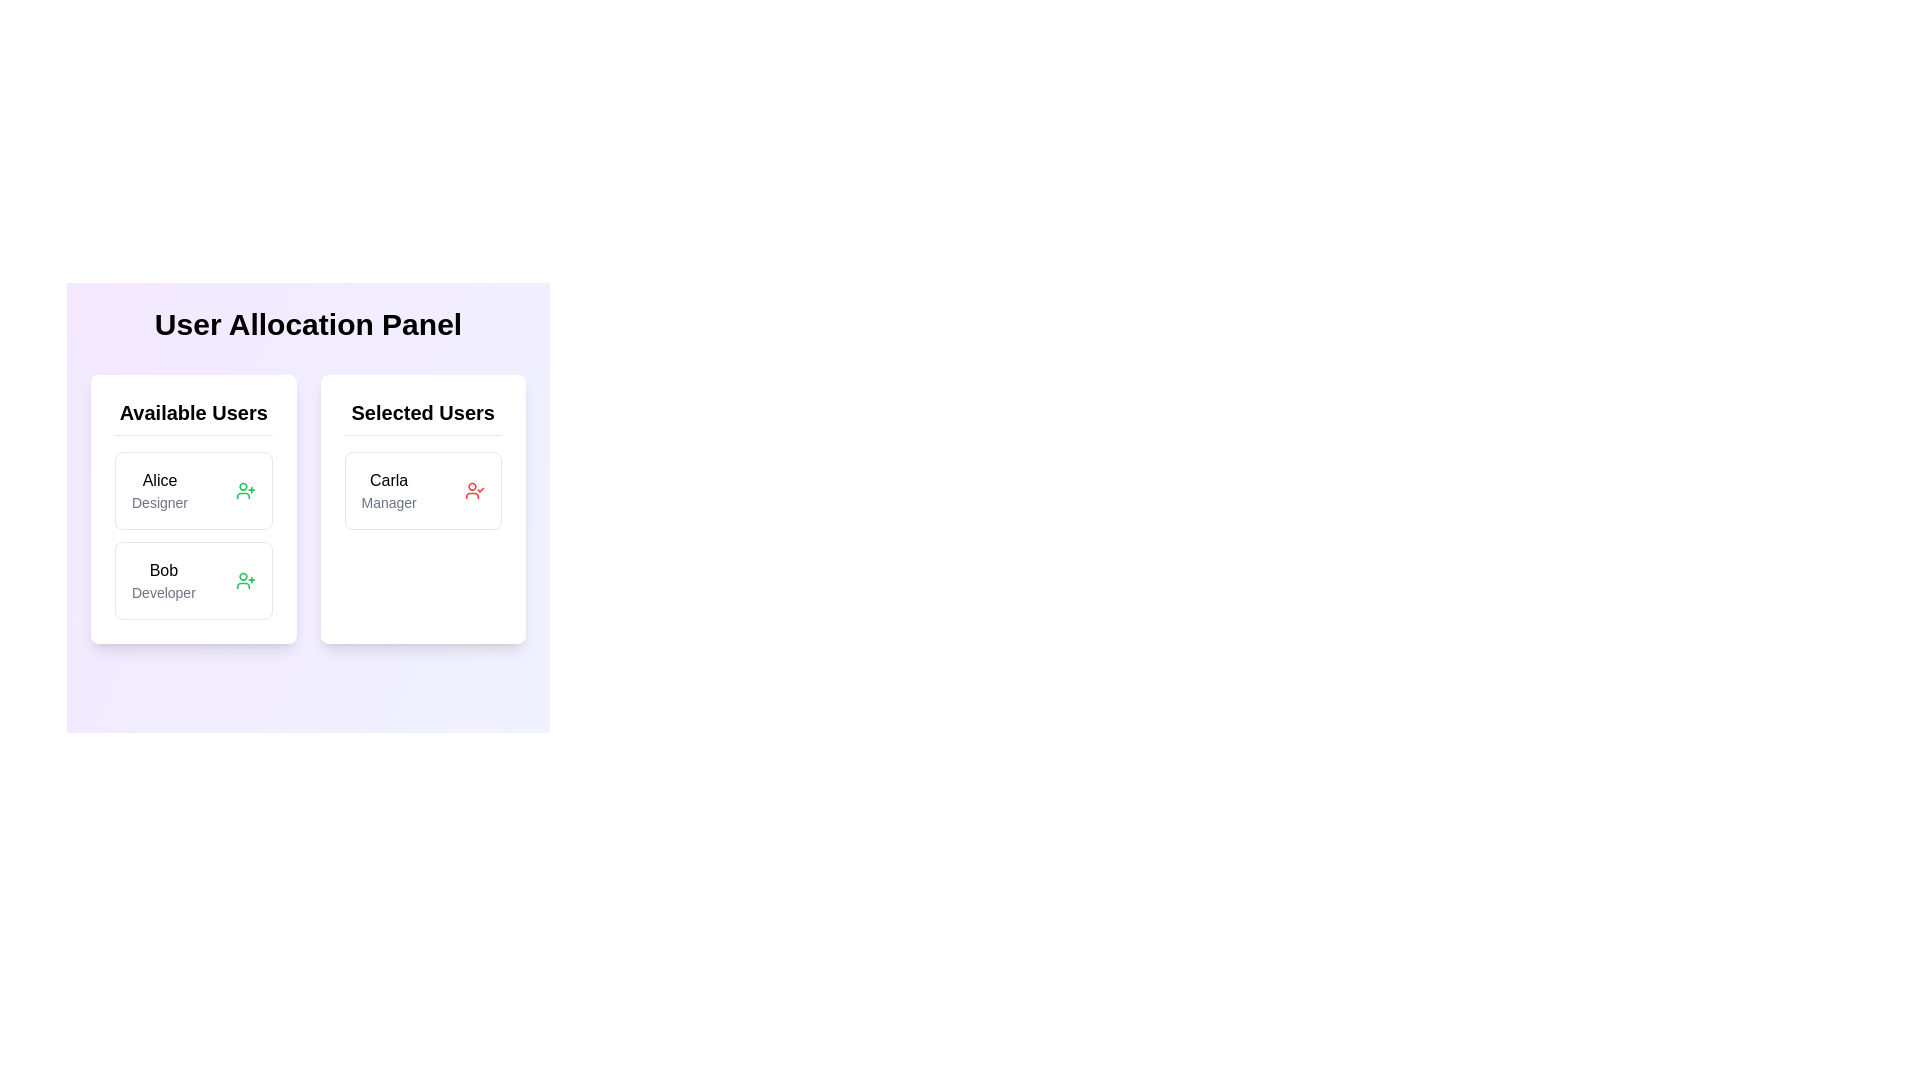 Image resolution: width=1920 pixels, height=1080 pixels. I want to click on the 'Available Users' text label, which is styled in bold and larger font, located in the left card above the list of users 'Alice' and 'Bob', so click(193, 416).